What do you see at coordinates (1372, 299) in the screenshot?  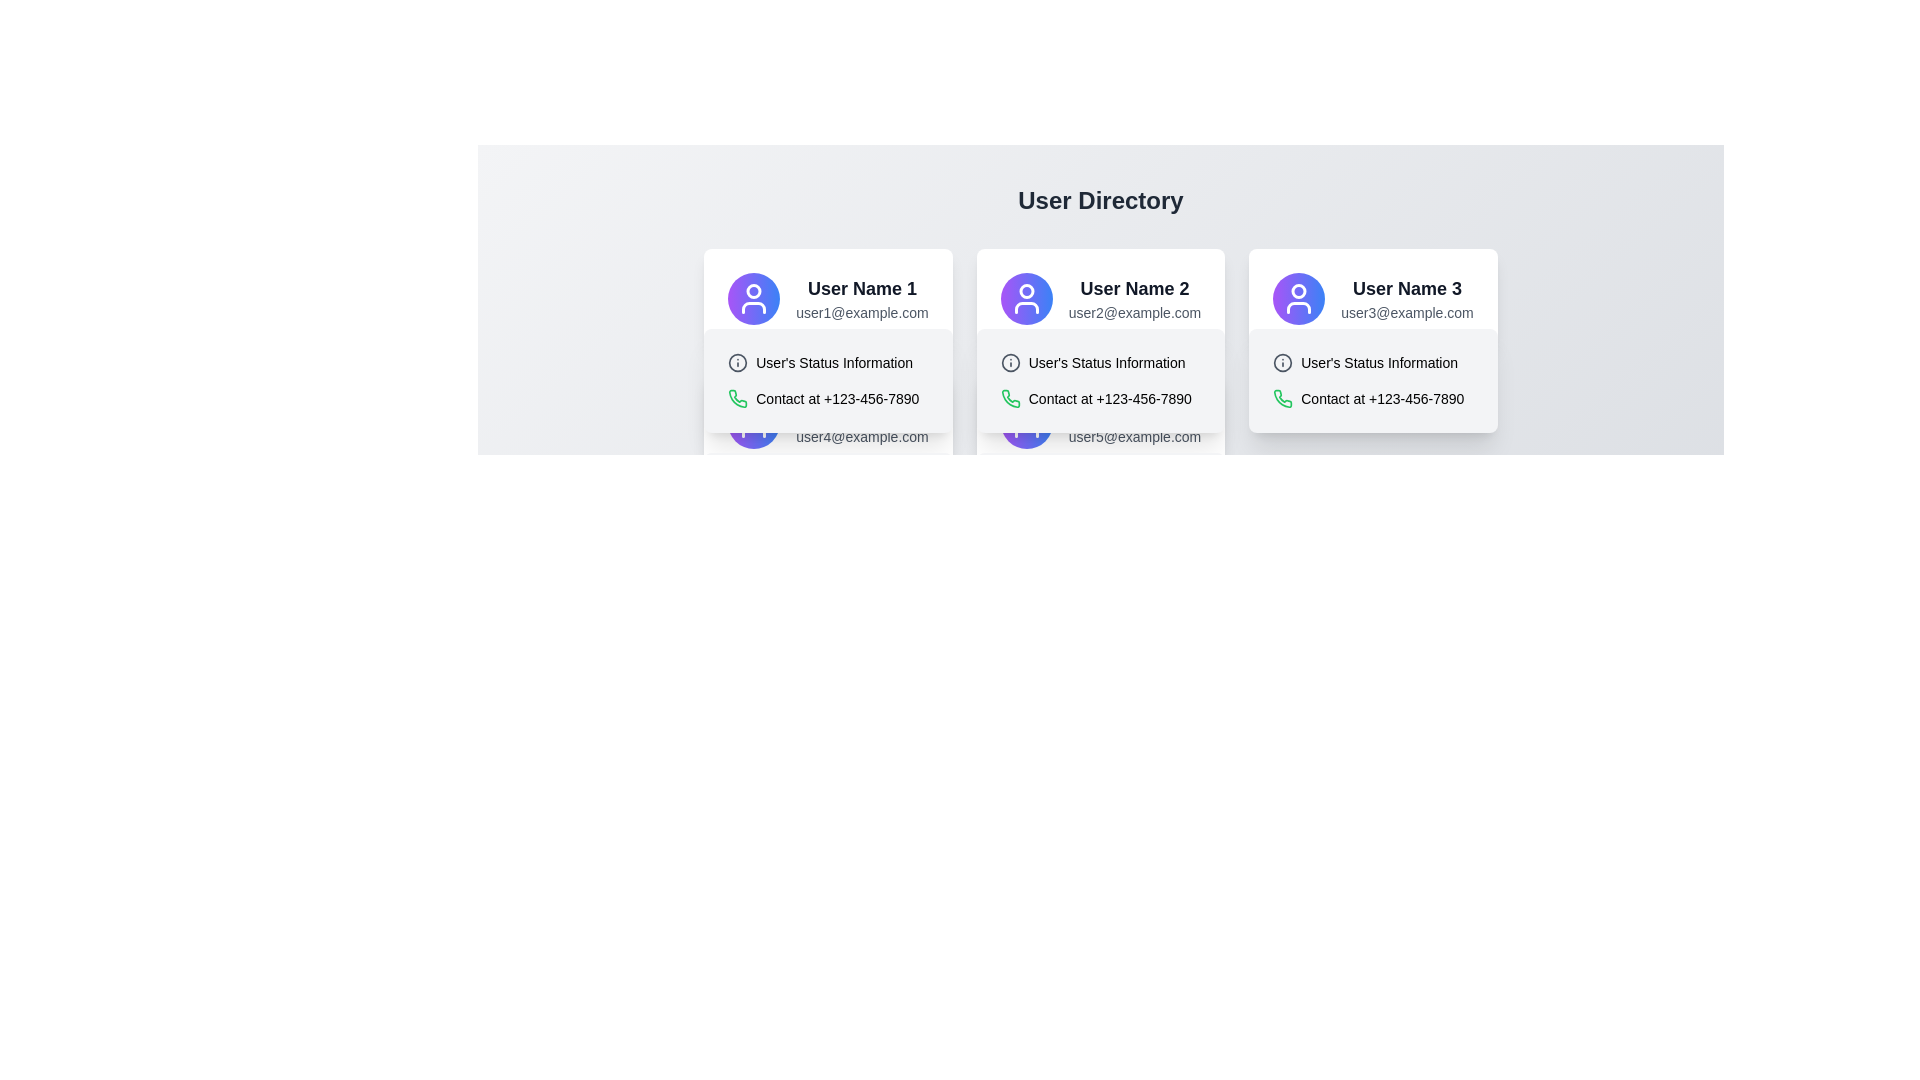 I see `information displayed in the Text and icon composite header featuring a purple-to-blue gradient circular icon with a user silhouette, bold title 'User Name 3', and subtitle 'user3@example.com'` at bounding box center [1372, 299].